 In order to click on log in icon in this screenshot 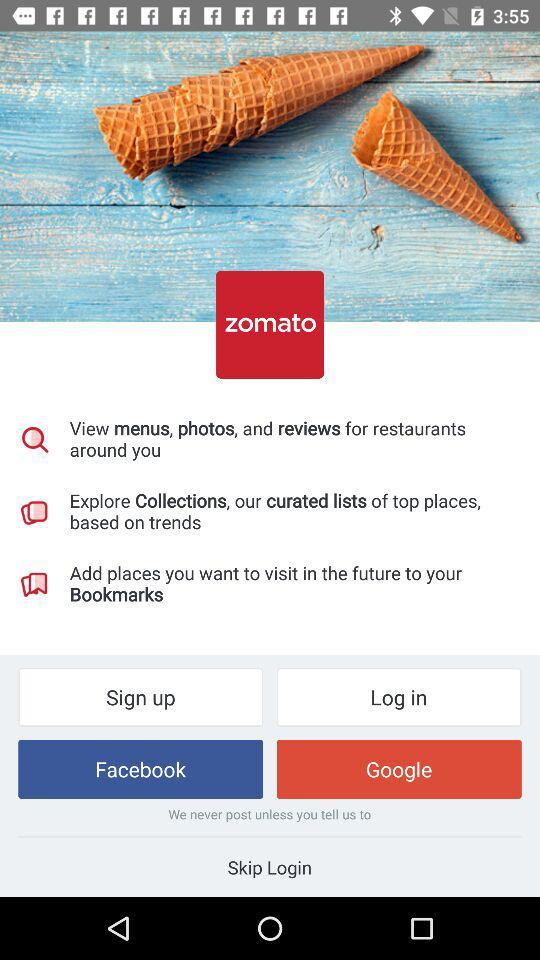, I will do `click(399, 697)`.